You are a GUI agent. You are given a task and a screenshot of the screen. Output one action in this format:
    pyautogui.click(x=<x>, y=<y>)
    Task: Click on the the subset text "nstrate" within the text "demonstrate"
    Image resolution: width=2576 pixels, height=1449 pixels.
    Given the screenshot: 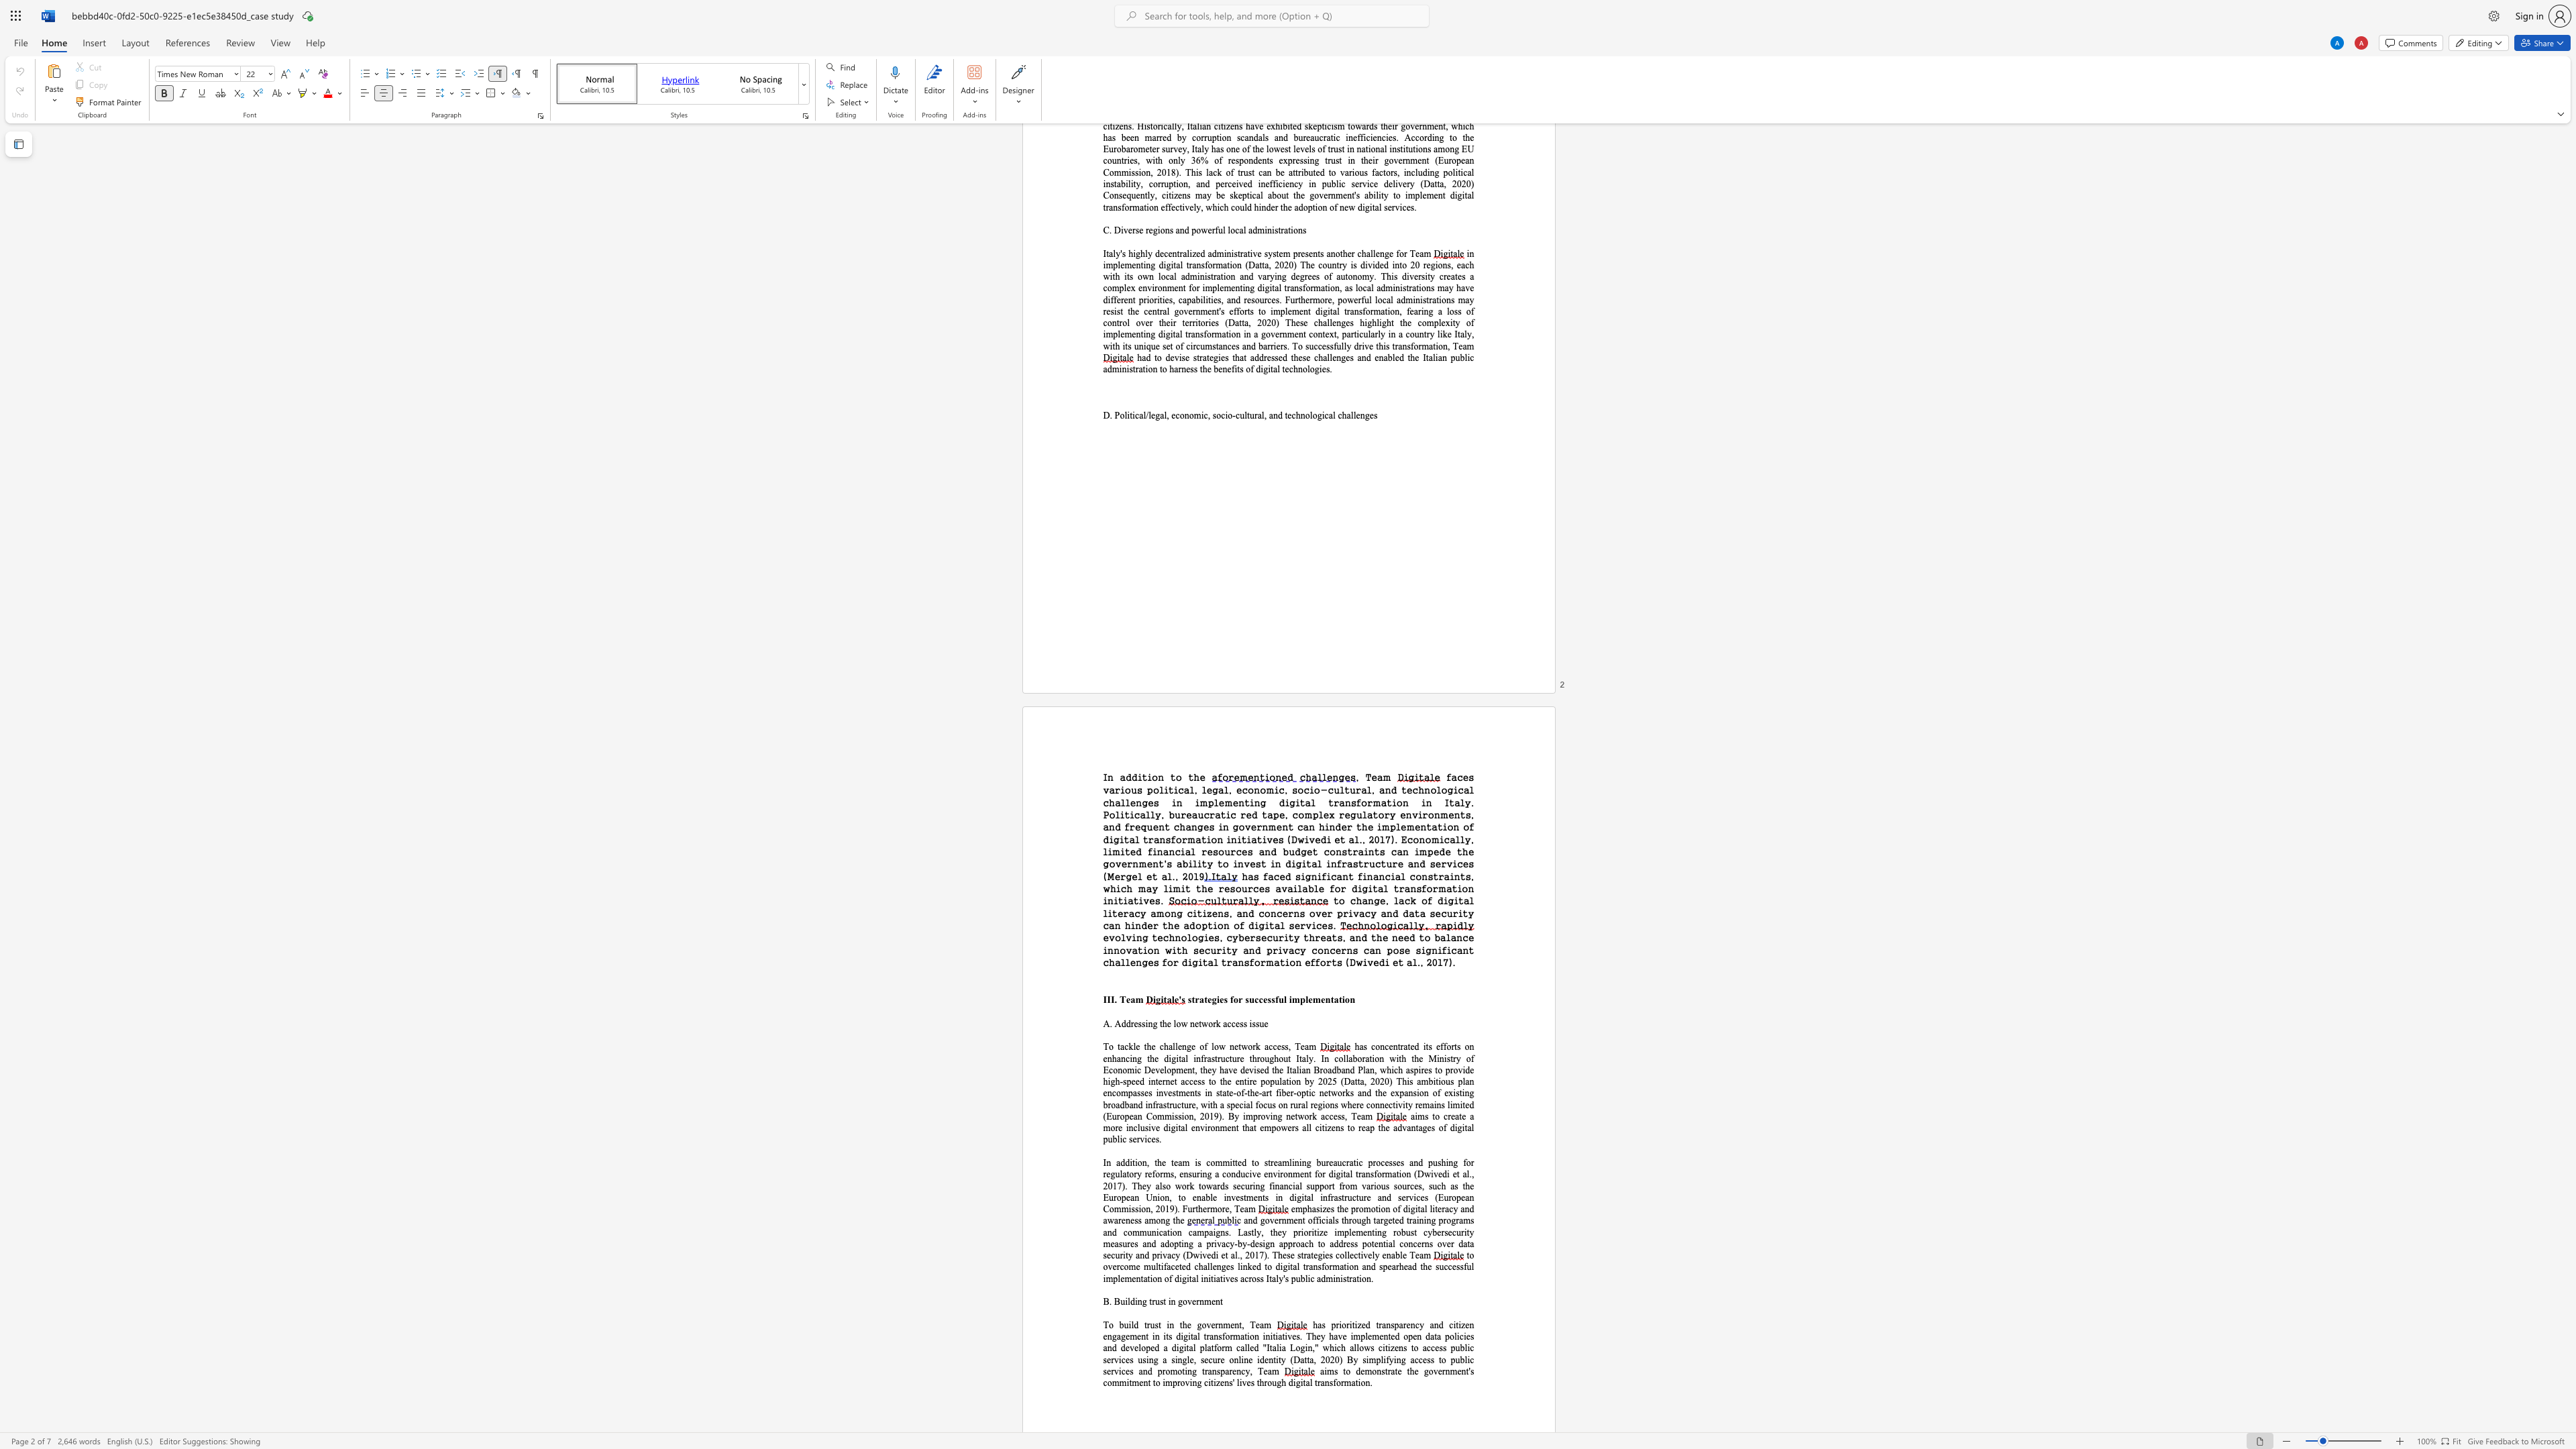 What is the action you would take?
    pyautogui.click(x=1376, y=1370)
    